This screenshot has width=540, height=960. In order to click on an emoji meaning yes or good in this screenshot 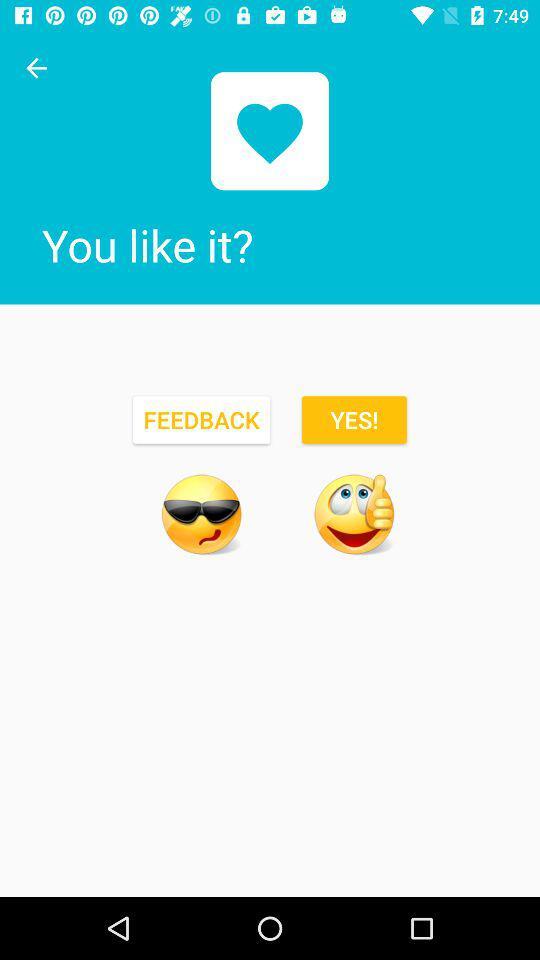, I will do `click(353, 513)`.